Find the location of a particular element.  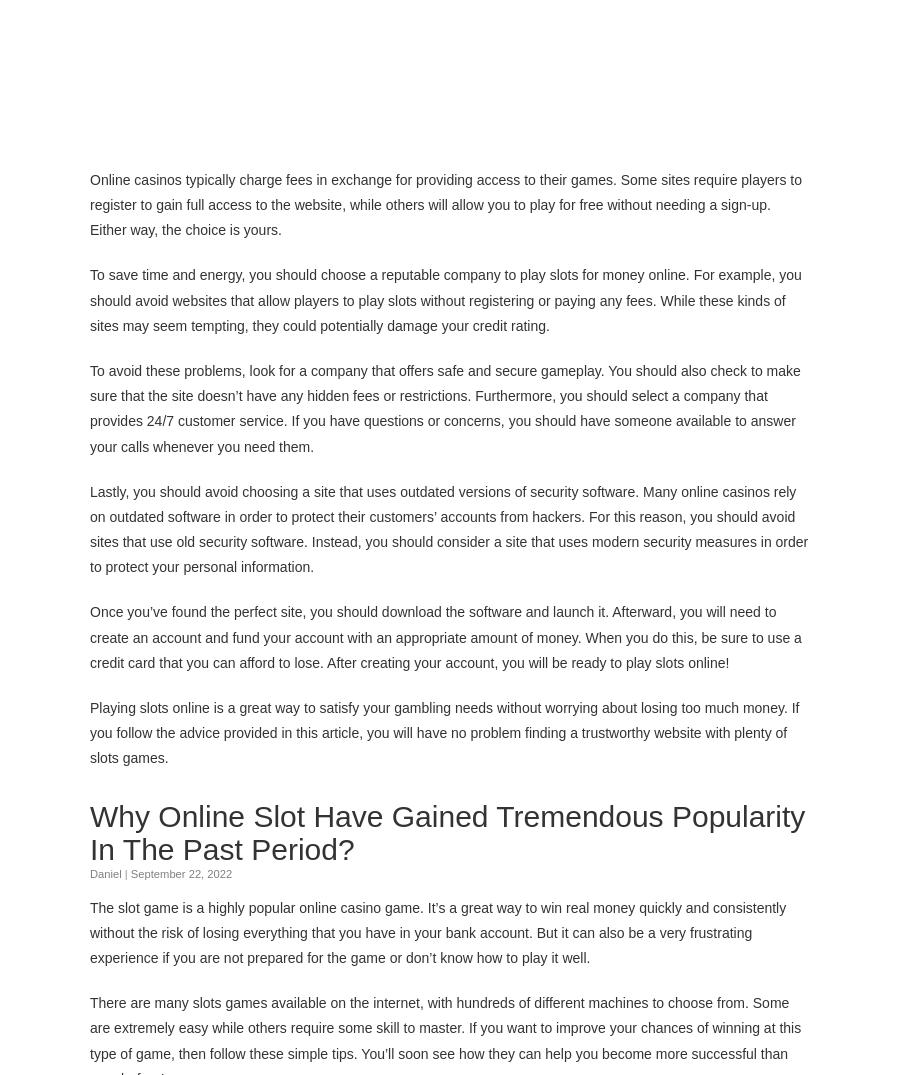

'Online casinos typically charge fees in exchange for providing access to their games. Some sites require players to register to gain full access to the website, while others will allow you to play for free without needing a sign-up. Either way, the choice is yours.' is located at coordinates (446, 203).